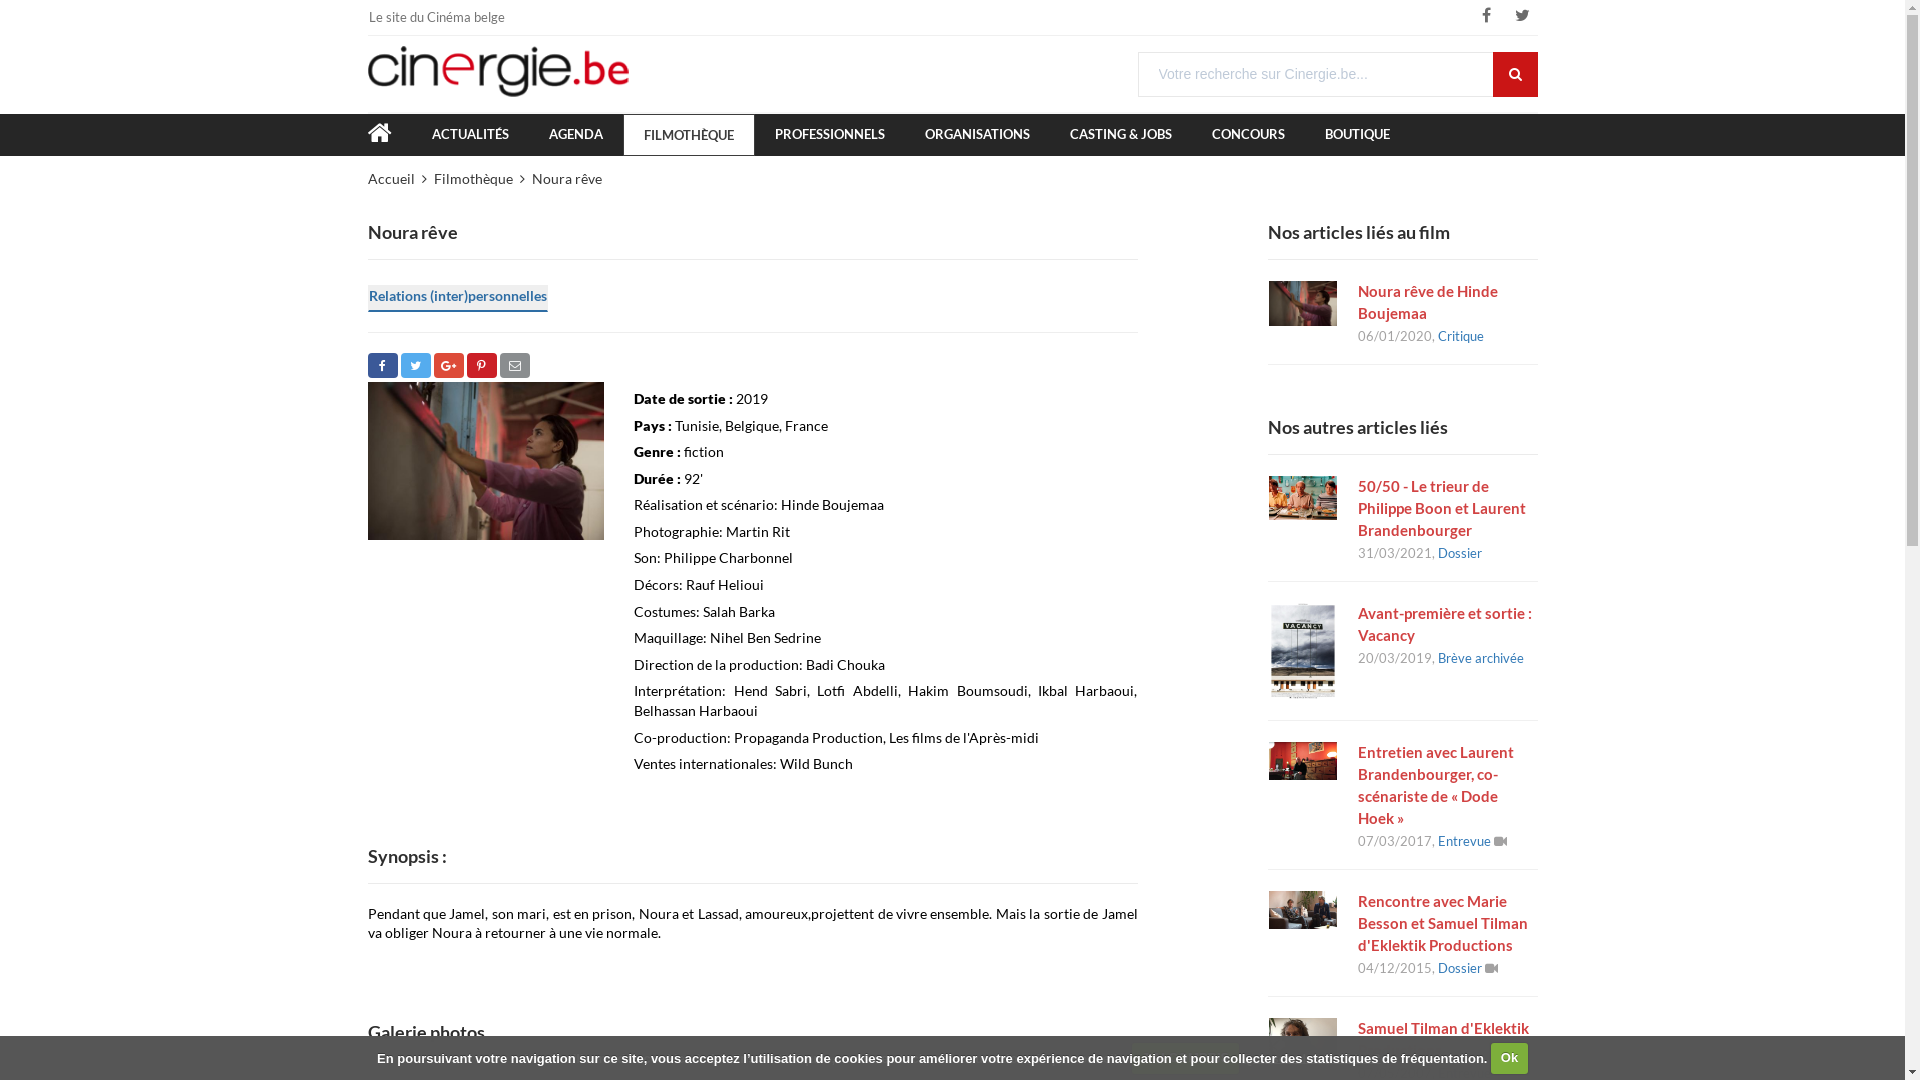 Image resolution: width=1920 pixels, height=1080 pixels. I want to click on 'AGENDA', so click(574, 134).